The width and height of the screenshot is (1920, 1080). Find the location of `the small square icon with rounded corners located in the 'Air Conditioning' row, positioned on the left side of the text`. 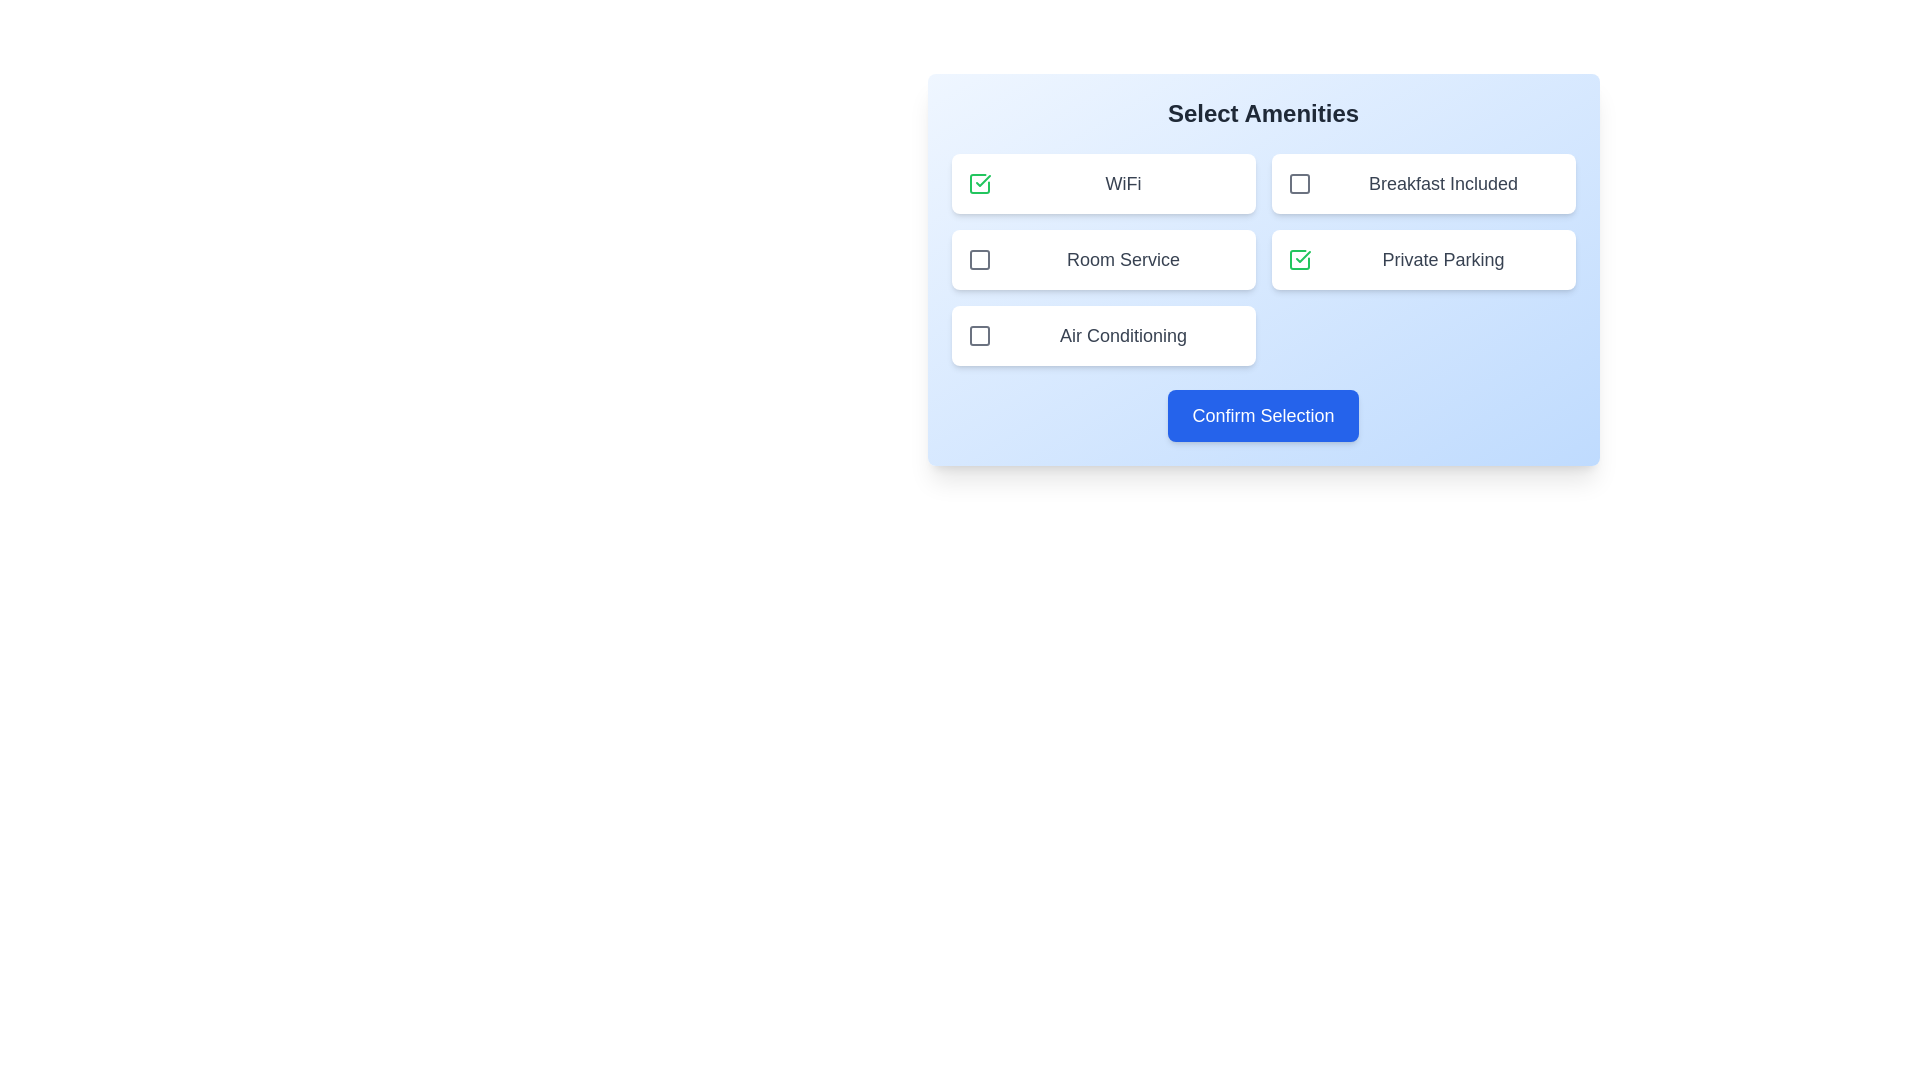

the small square icon with rounded corners located in the 'Air Conditioning' row, positioned on the left side of the text is located at coordinates (979, 334).